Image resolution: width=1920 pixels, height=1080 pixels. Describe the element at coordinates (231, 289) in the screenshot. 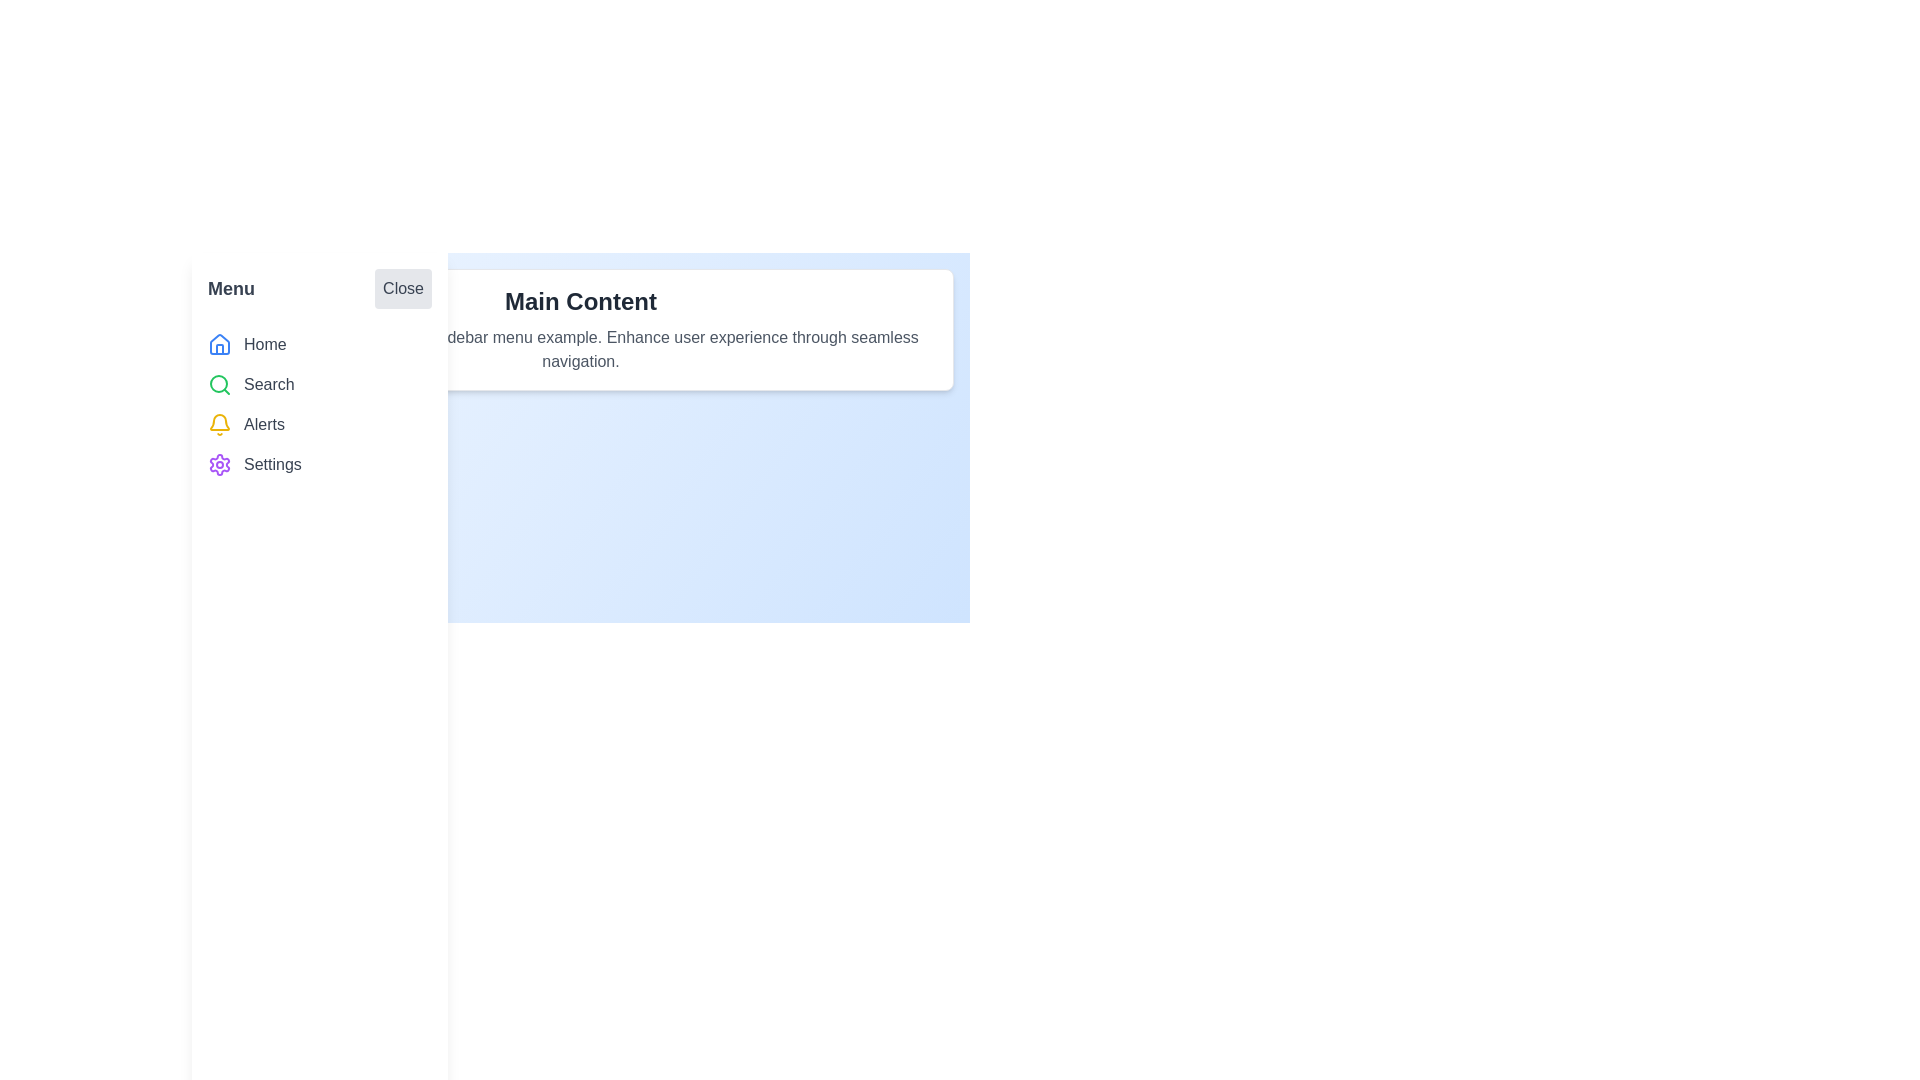

I see `the 'Menu' text label, which is a bold, prominently styled text in dark gray located within the header area of the navigation panel, adjacent to the 'Close' button` at that location.